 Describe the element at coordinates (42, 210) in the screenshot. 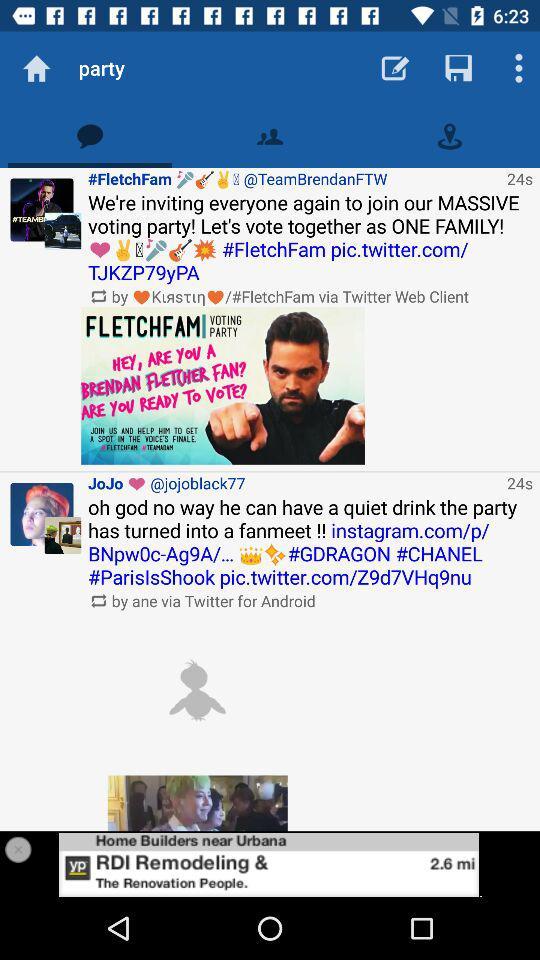

I see `user home page` at that location.